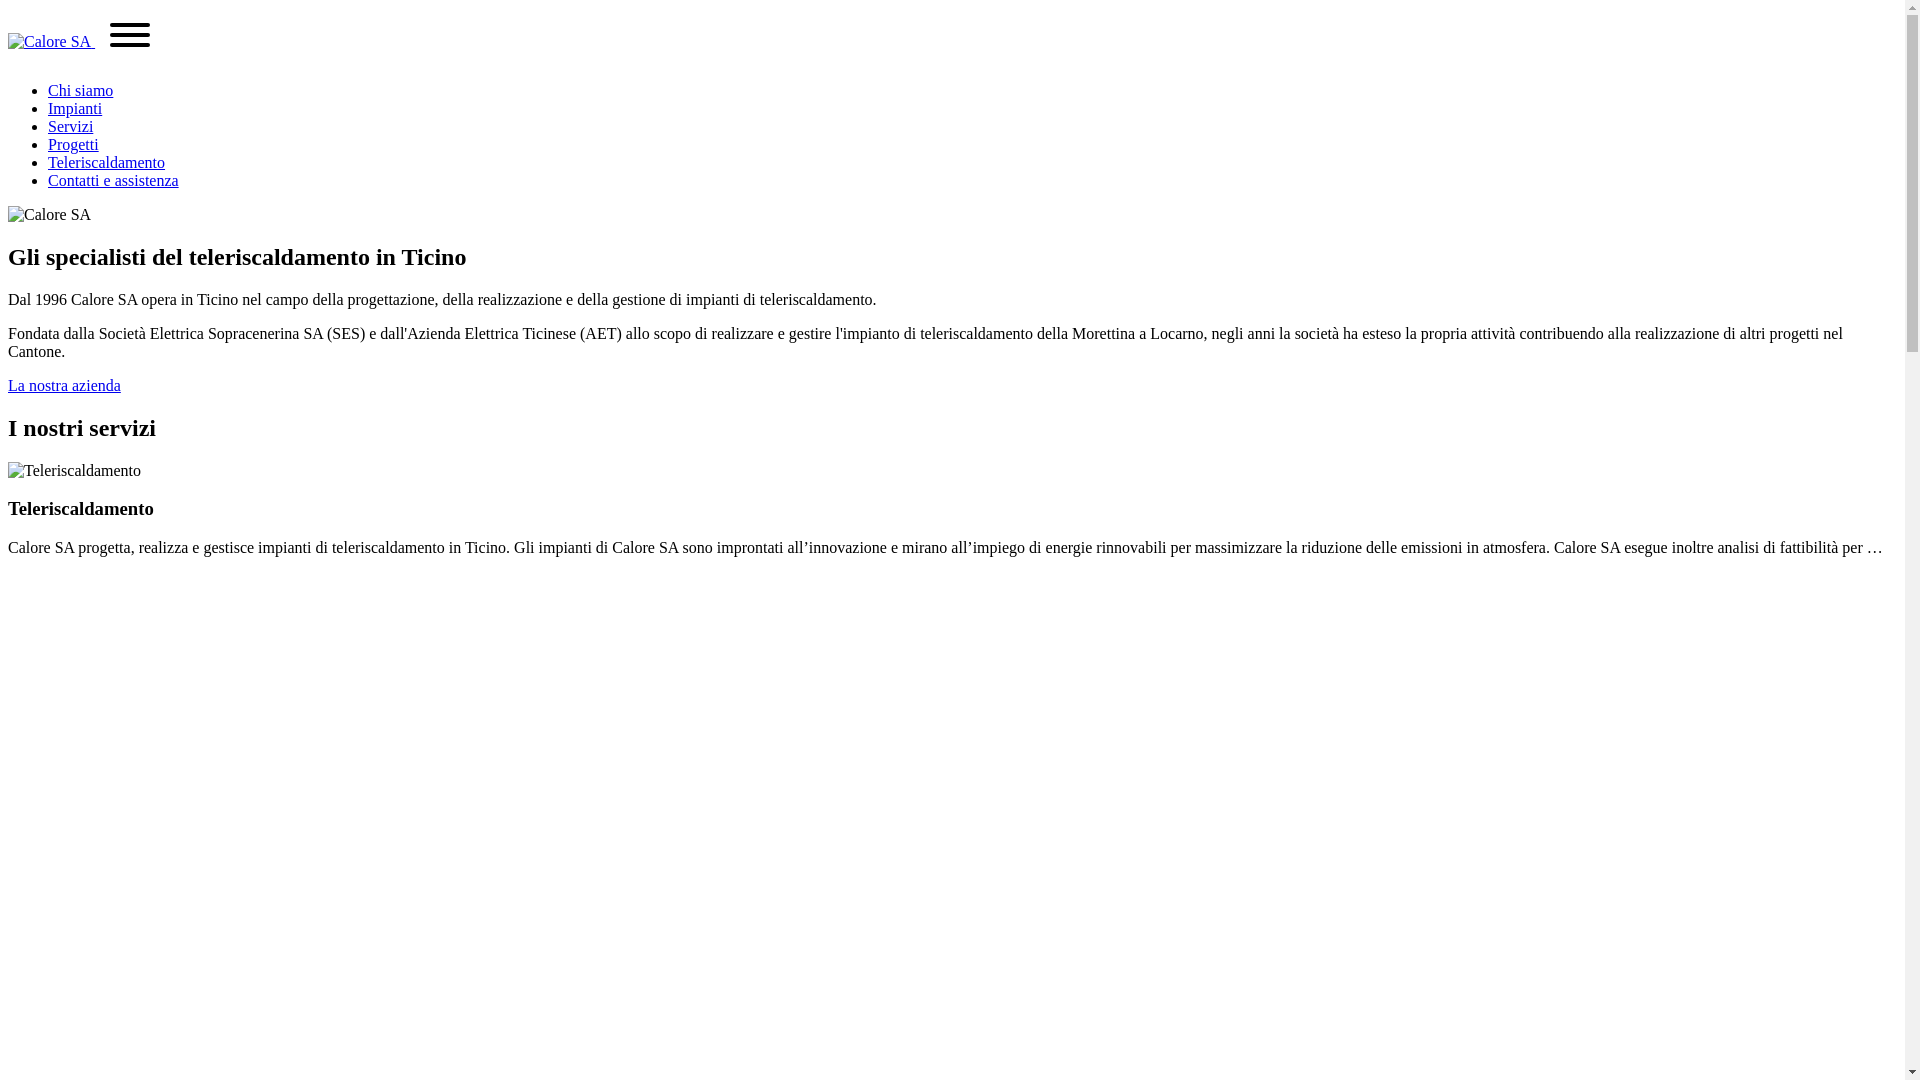 This screenshot has width=1920, height=1080. What do you see at coordinates (48, 108) in the screenshot?
I see `'Impianti'` at bounding box center [48, 108].